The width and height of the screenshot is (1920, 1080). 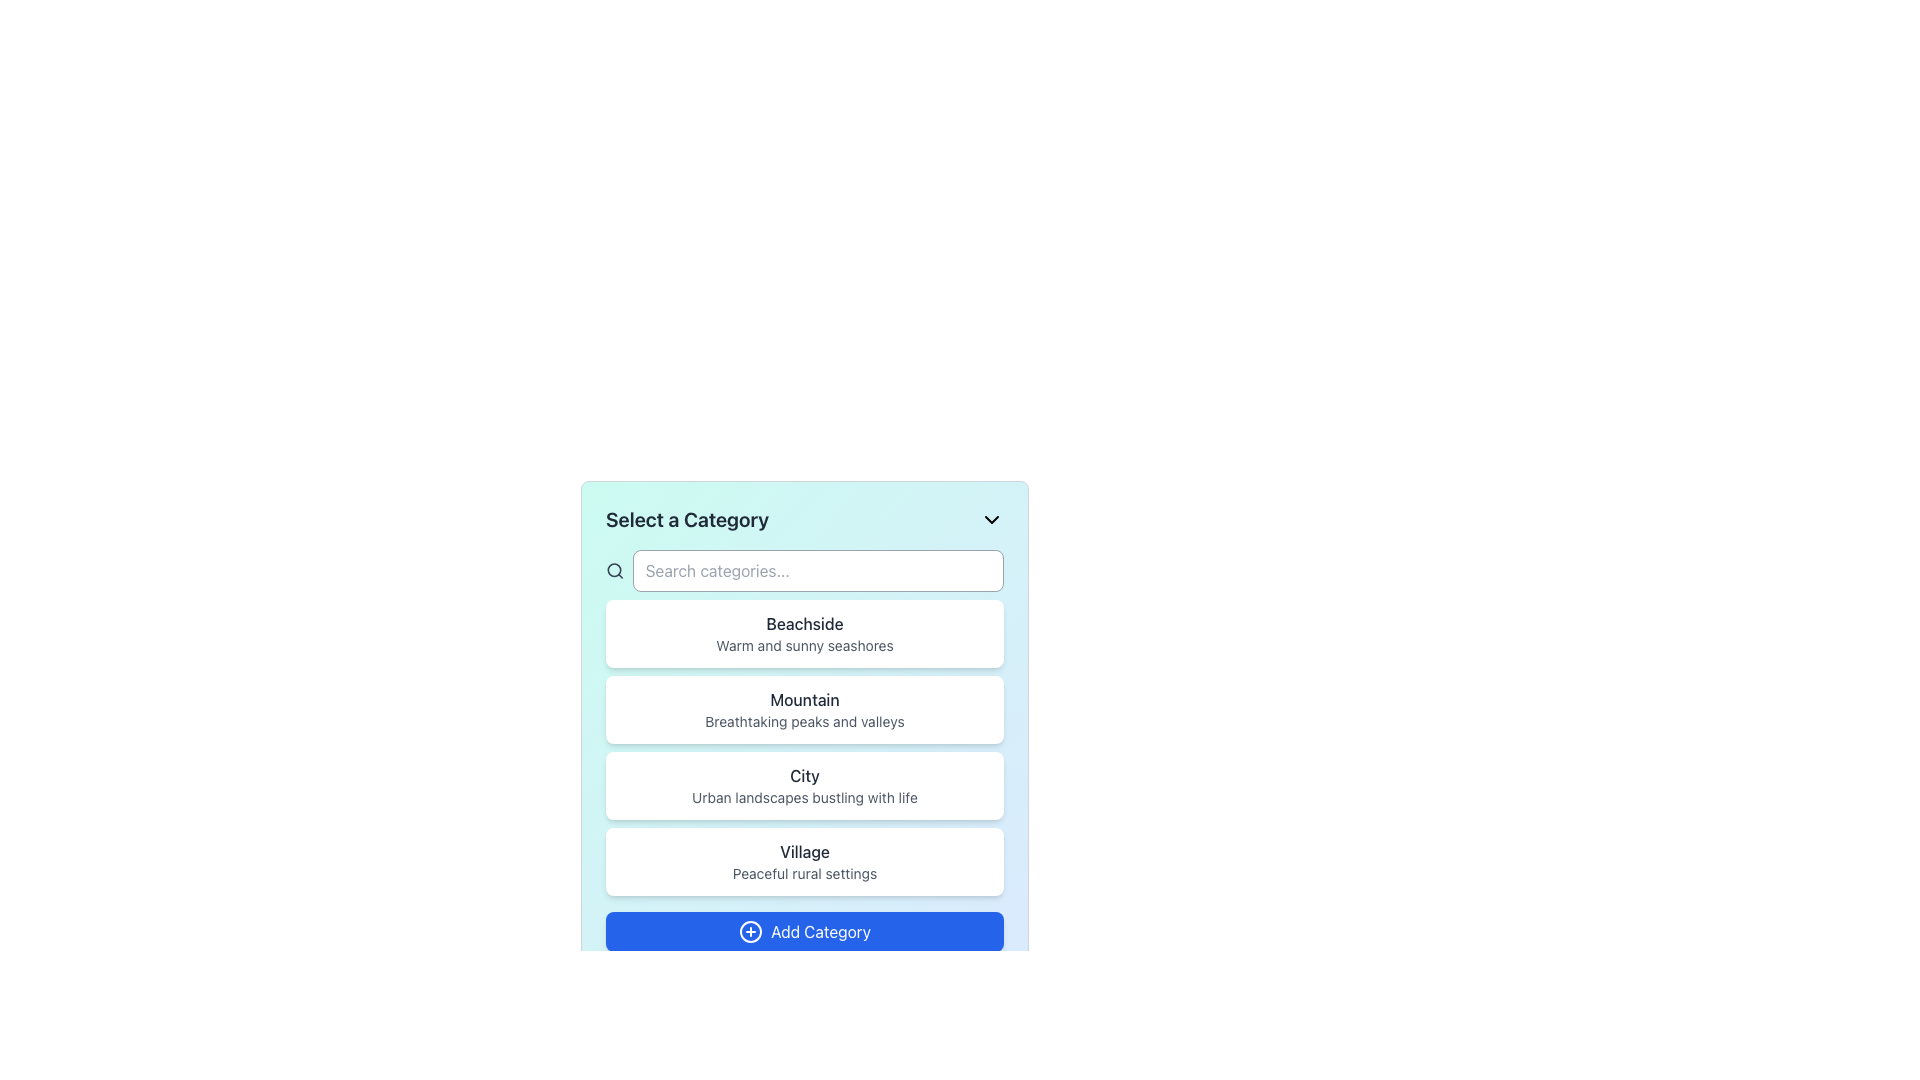 I want to click on the second button labeled 'Mountain' in the vertically aligned list, so click(x=805, y=686).